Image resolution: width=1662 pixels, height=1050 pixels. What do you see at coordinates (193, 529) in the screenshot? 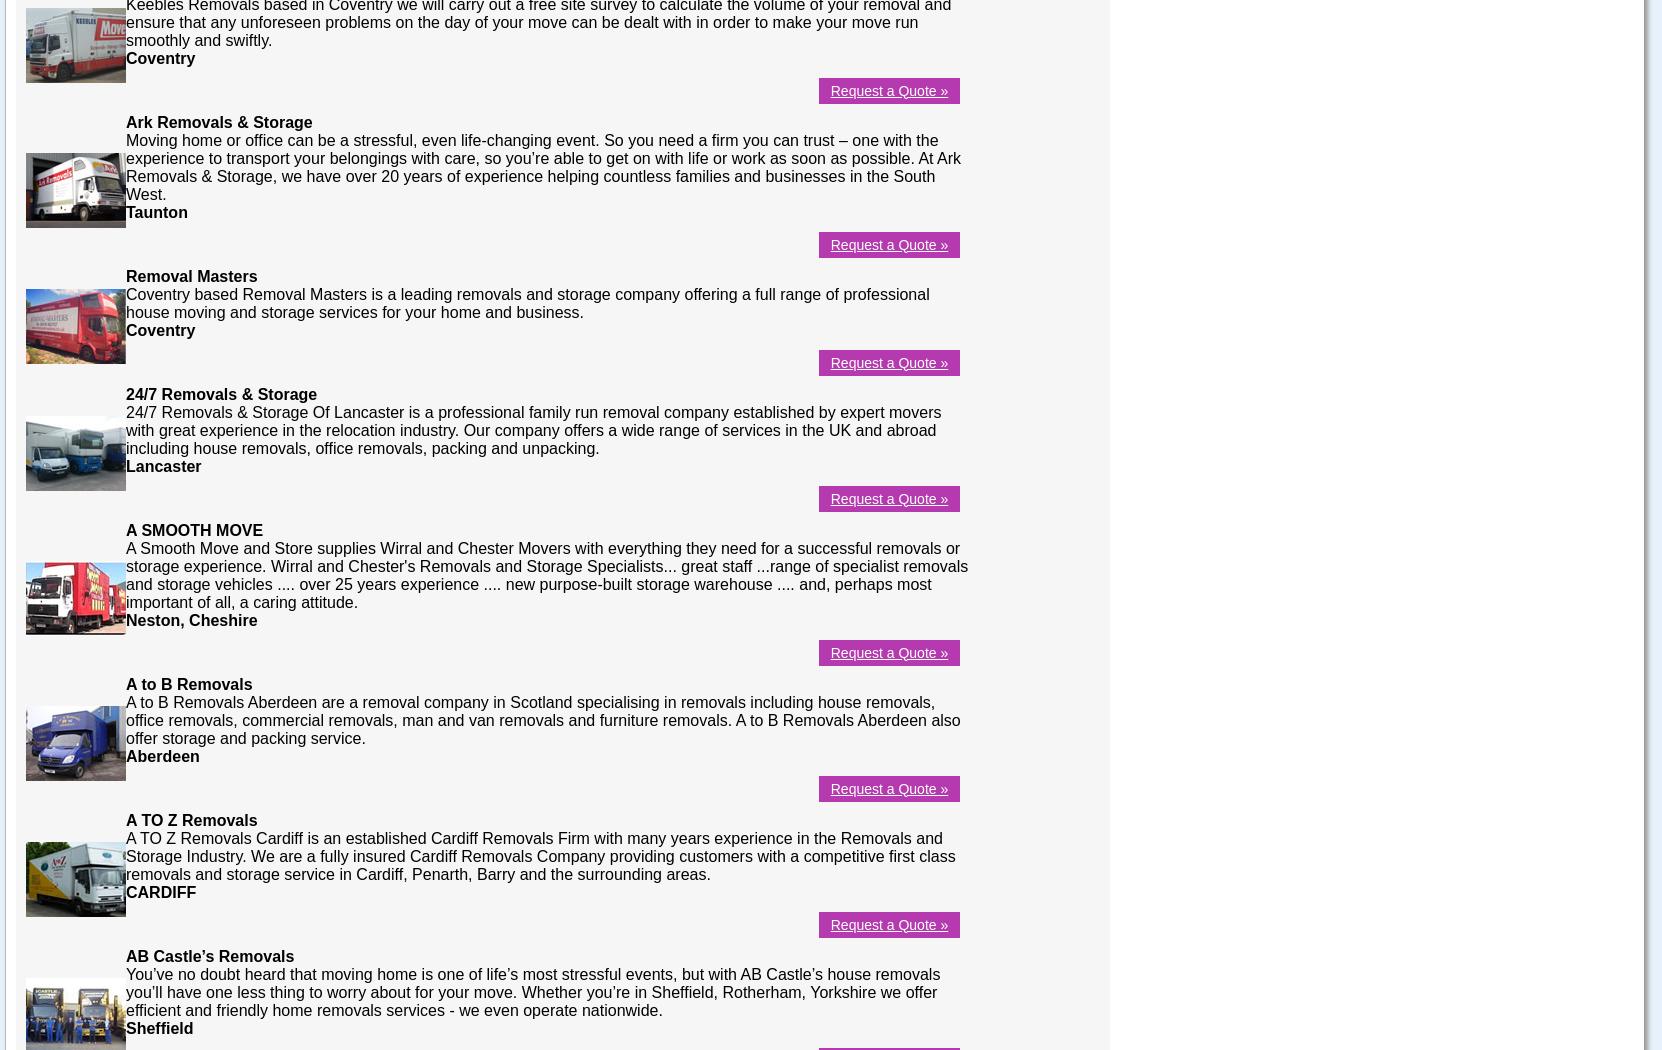
I see `'A SMOOTH MOVE'` at bounding box center [193, 529].